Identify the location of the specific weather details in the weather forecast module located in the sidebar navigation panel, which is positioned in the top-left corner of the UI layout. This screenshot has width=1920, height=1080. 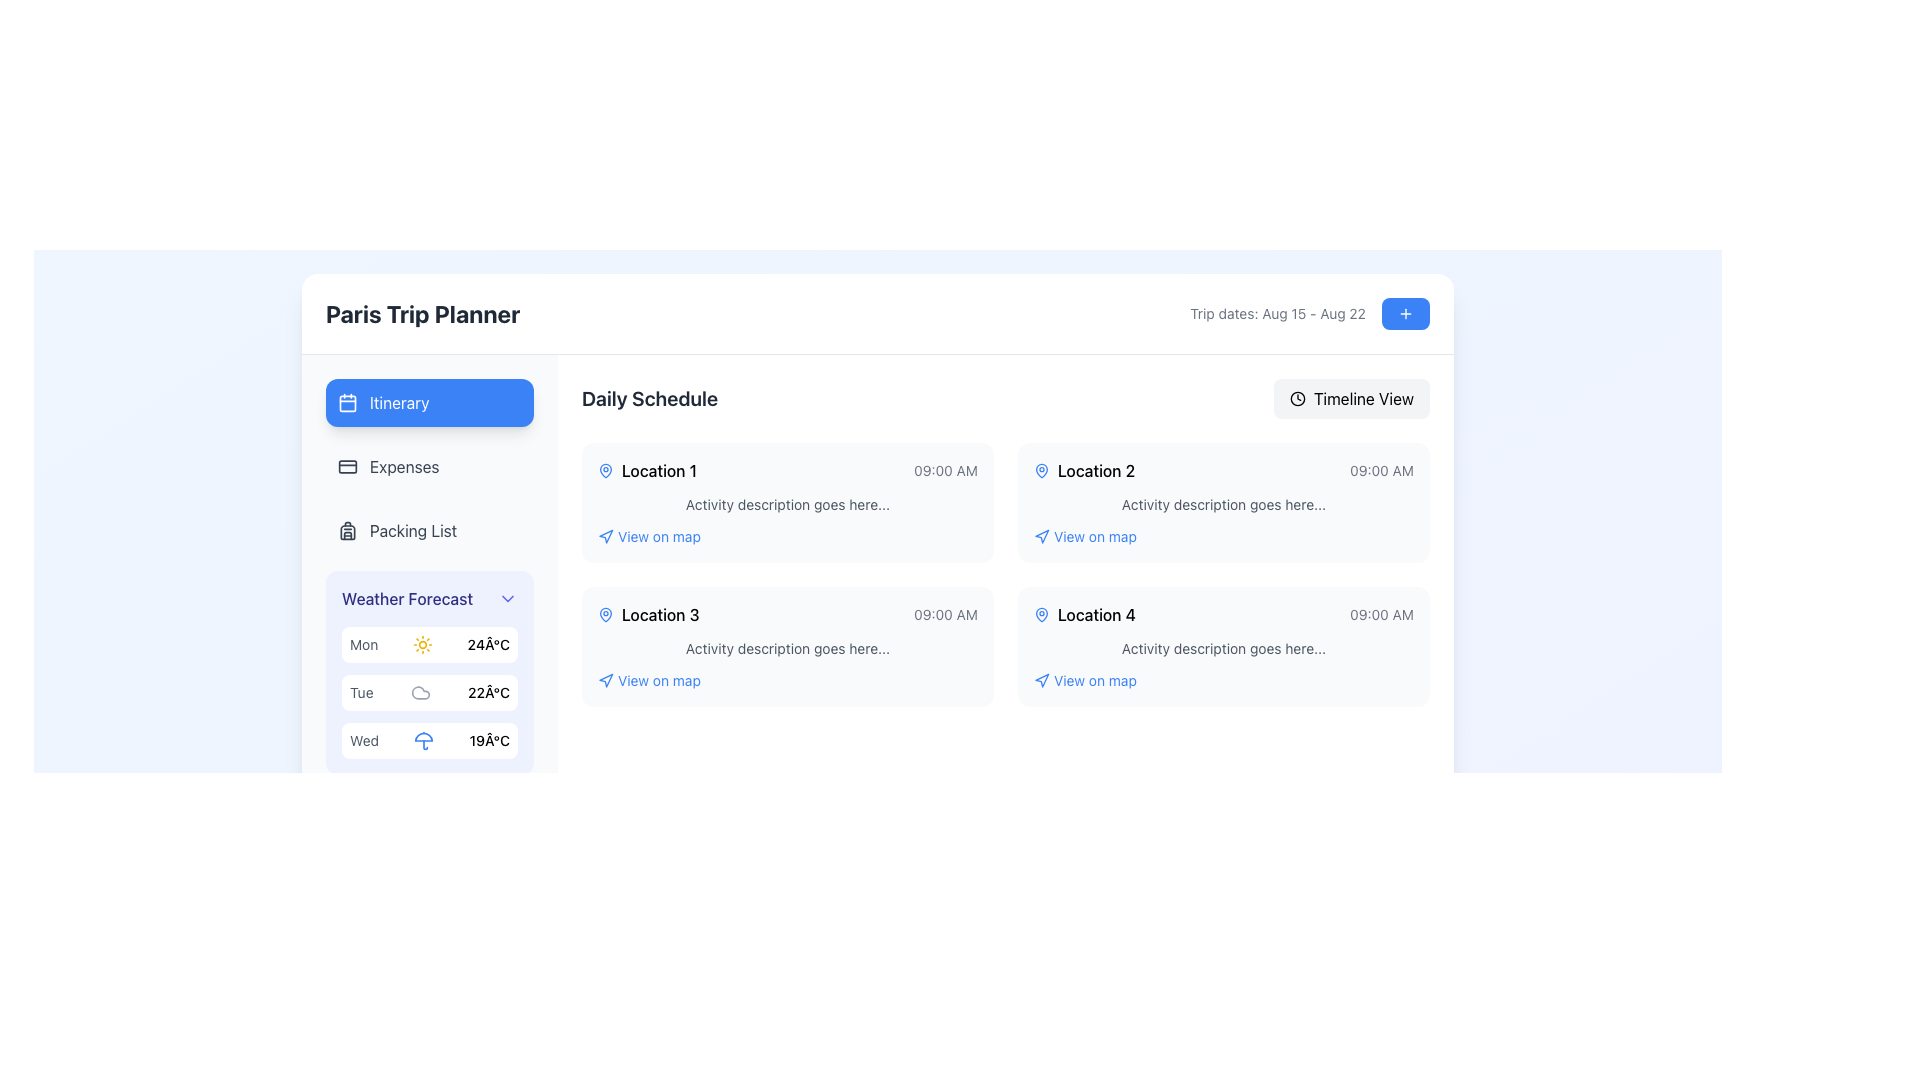
(429, 577).